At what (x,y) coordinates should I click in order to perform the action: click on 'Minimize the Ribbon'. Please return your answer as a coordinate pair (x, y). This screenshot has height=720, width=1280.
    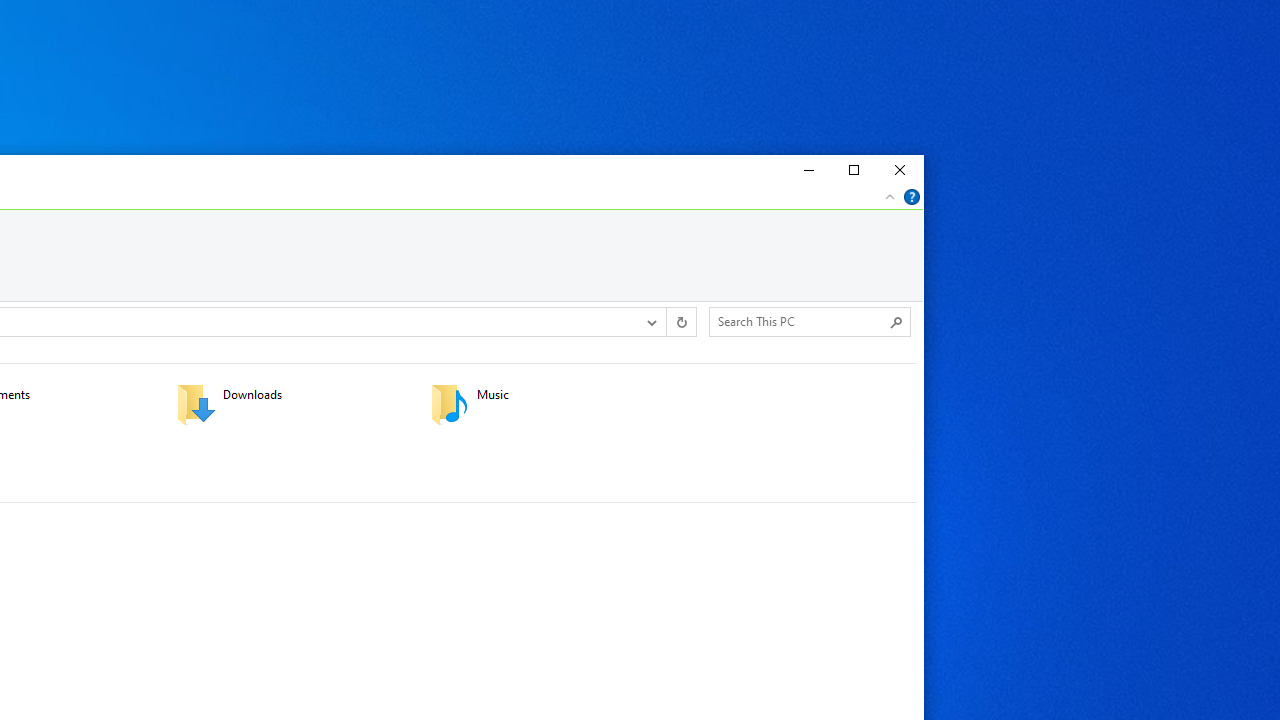
    Looking at the image, I should click on (889, 196).